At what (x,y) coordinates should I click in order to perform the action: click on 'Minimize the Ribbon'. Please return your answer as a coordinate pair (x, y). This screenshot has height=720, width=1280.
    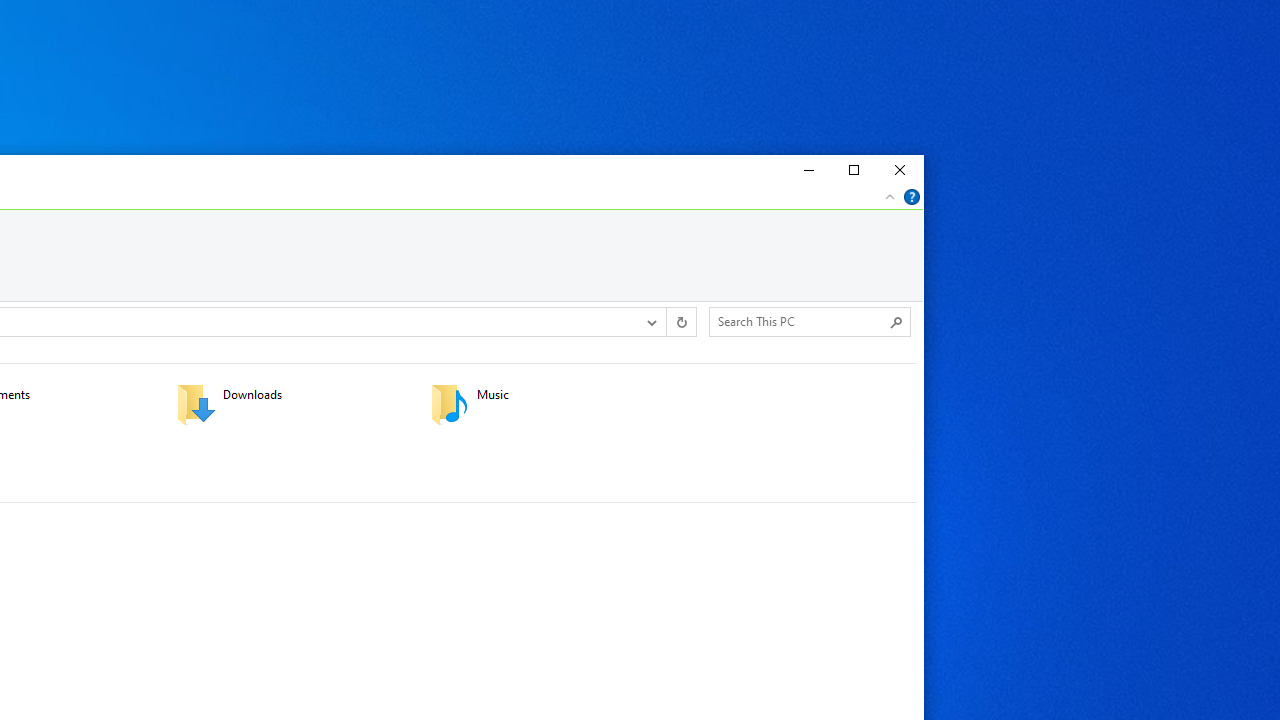
    Looking at the image, I should click on (889, 196).